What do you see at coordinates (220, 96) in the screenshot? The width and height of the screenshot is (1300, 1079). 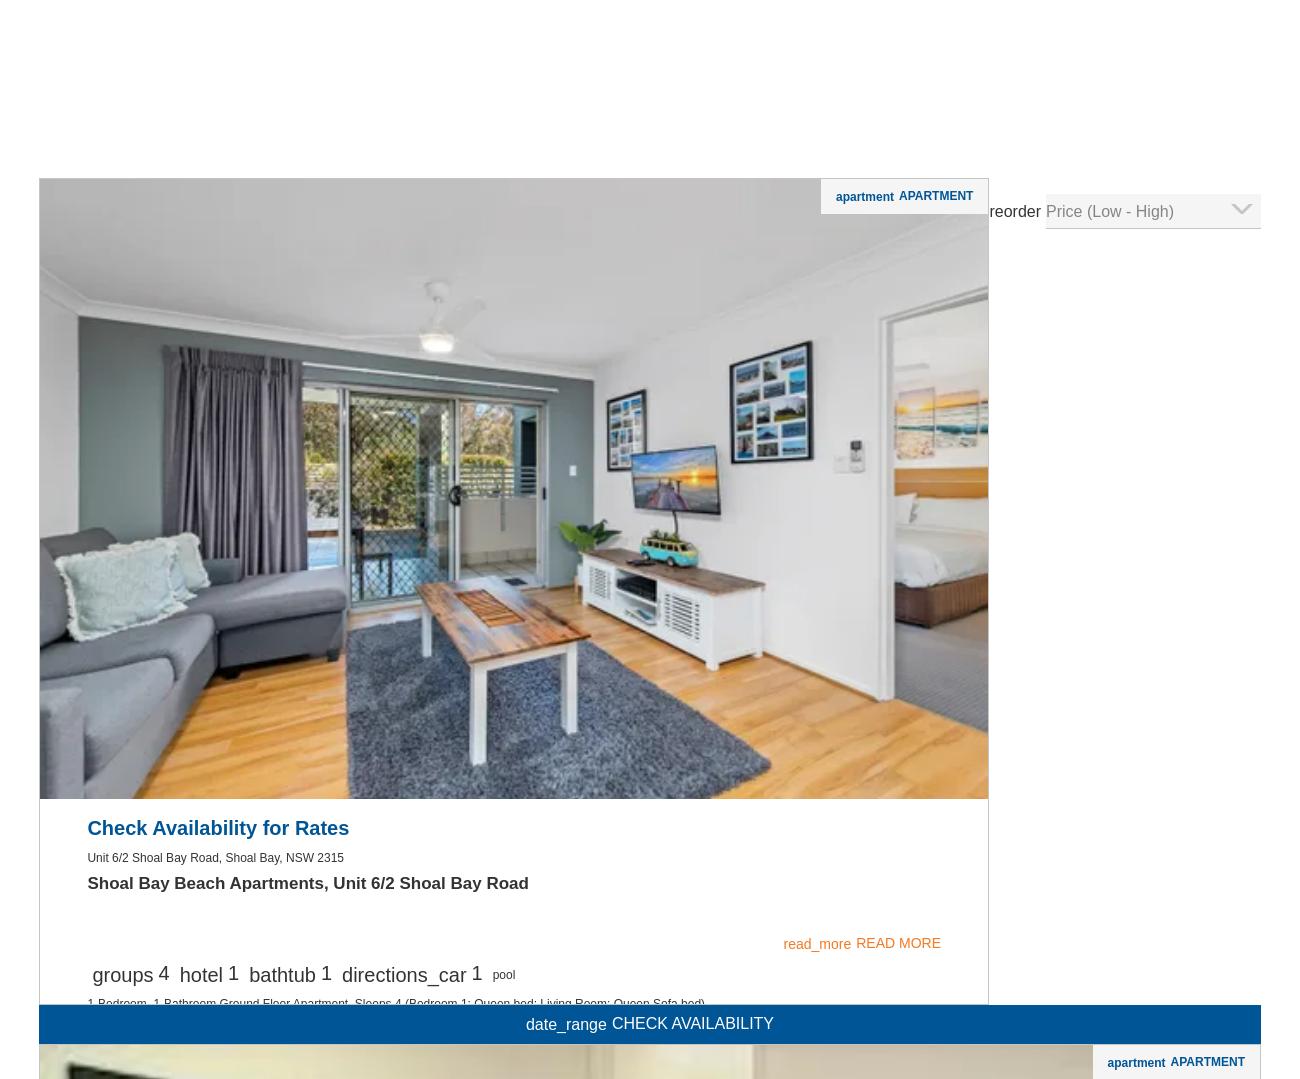 I see `'Fiddlers Green 8 - Nelson Bay'` at bounding box center [220, 96].